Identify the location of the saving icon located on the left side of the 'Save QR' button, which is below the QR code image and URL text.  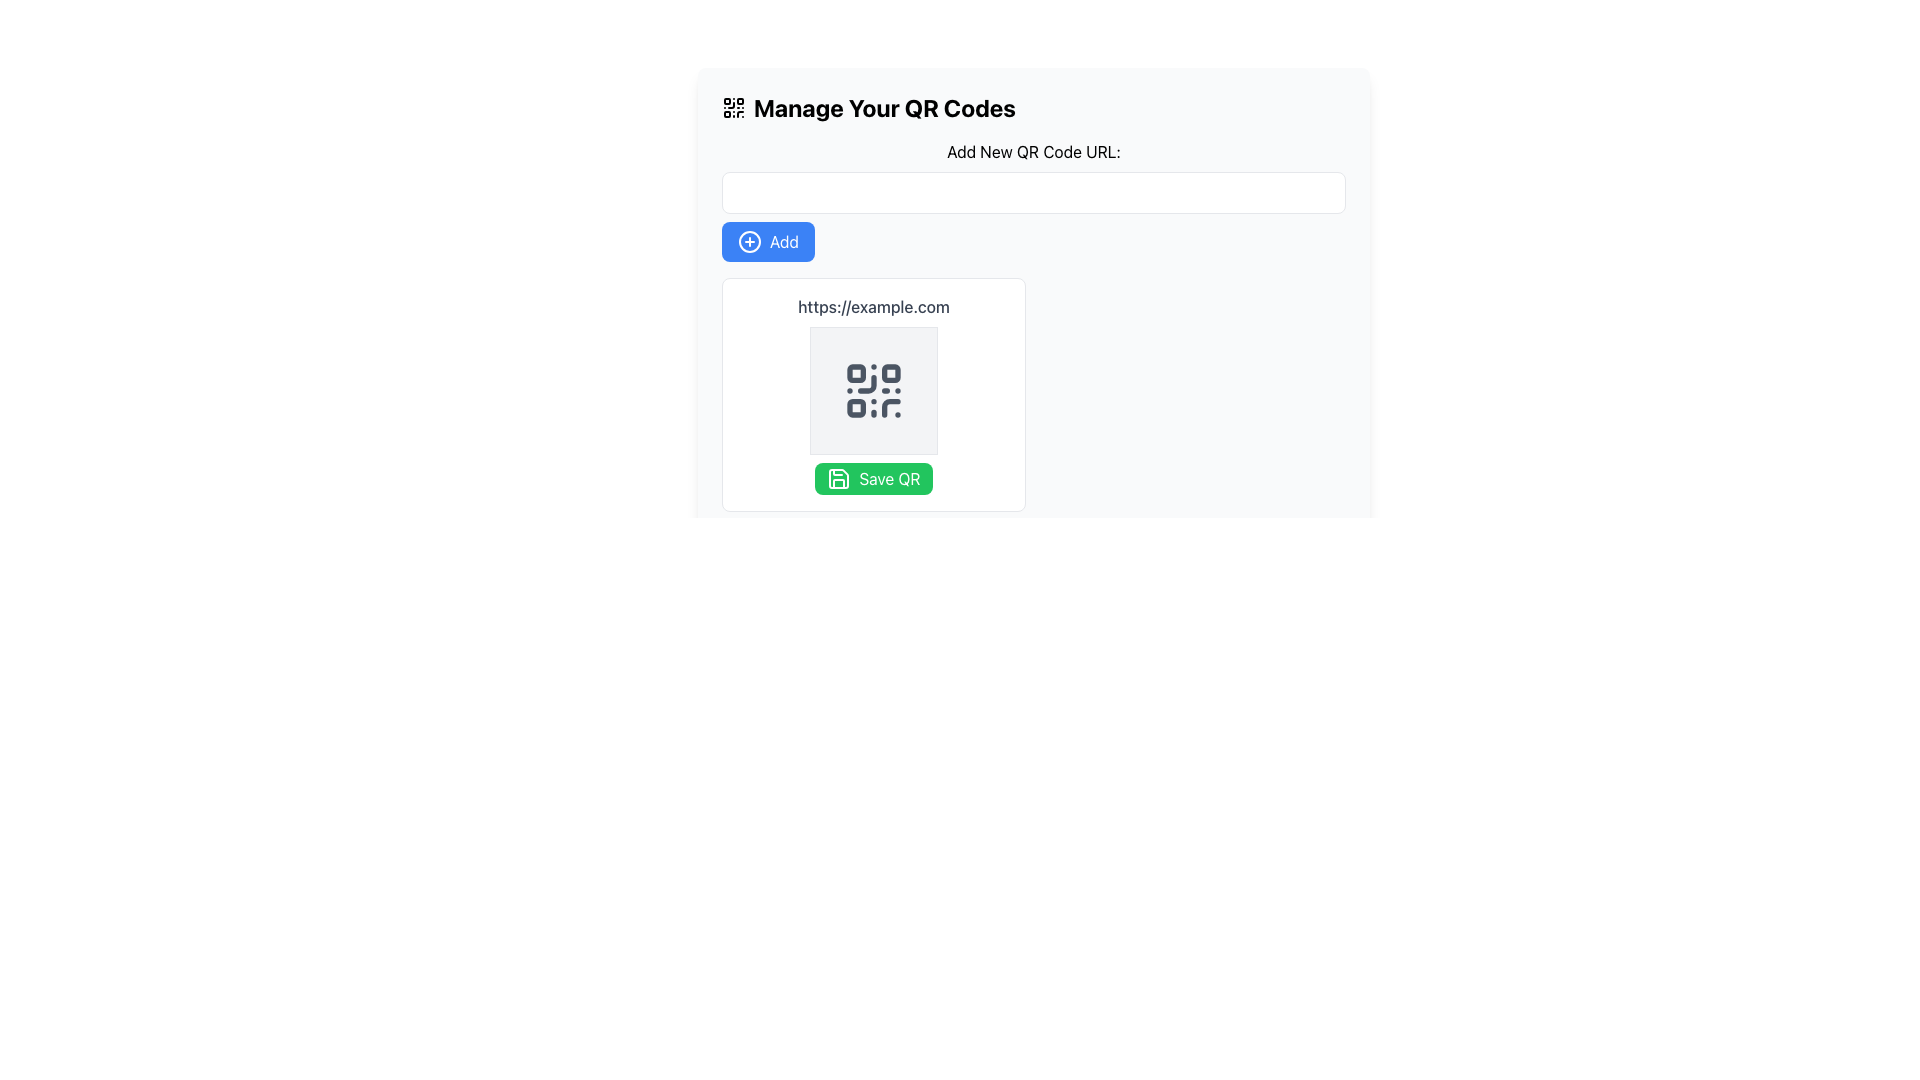
(839, 478).